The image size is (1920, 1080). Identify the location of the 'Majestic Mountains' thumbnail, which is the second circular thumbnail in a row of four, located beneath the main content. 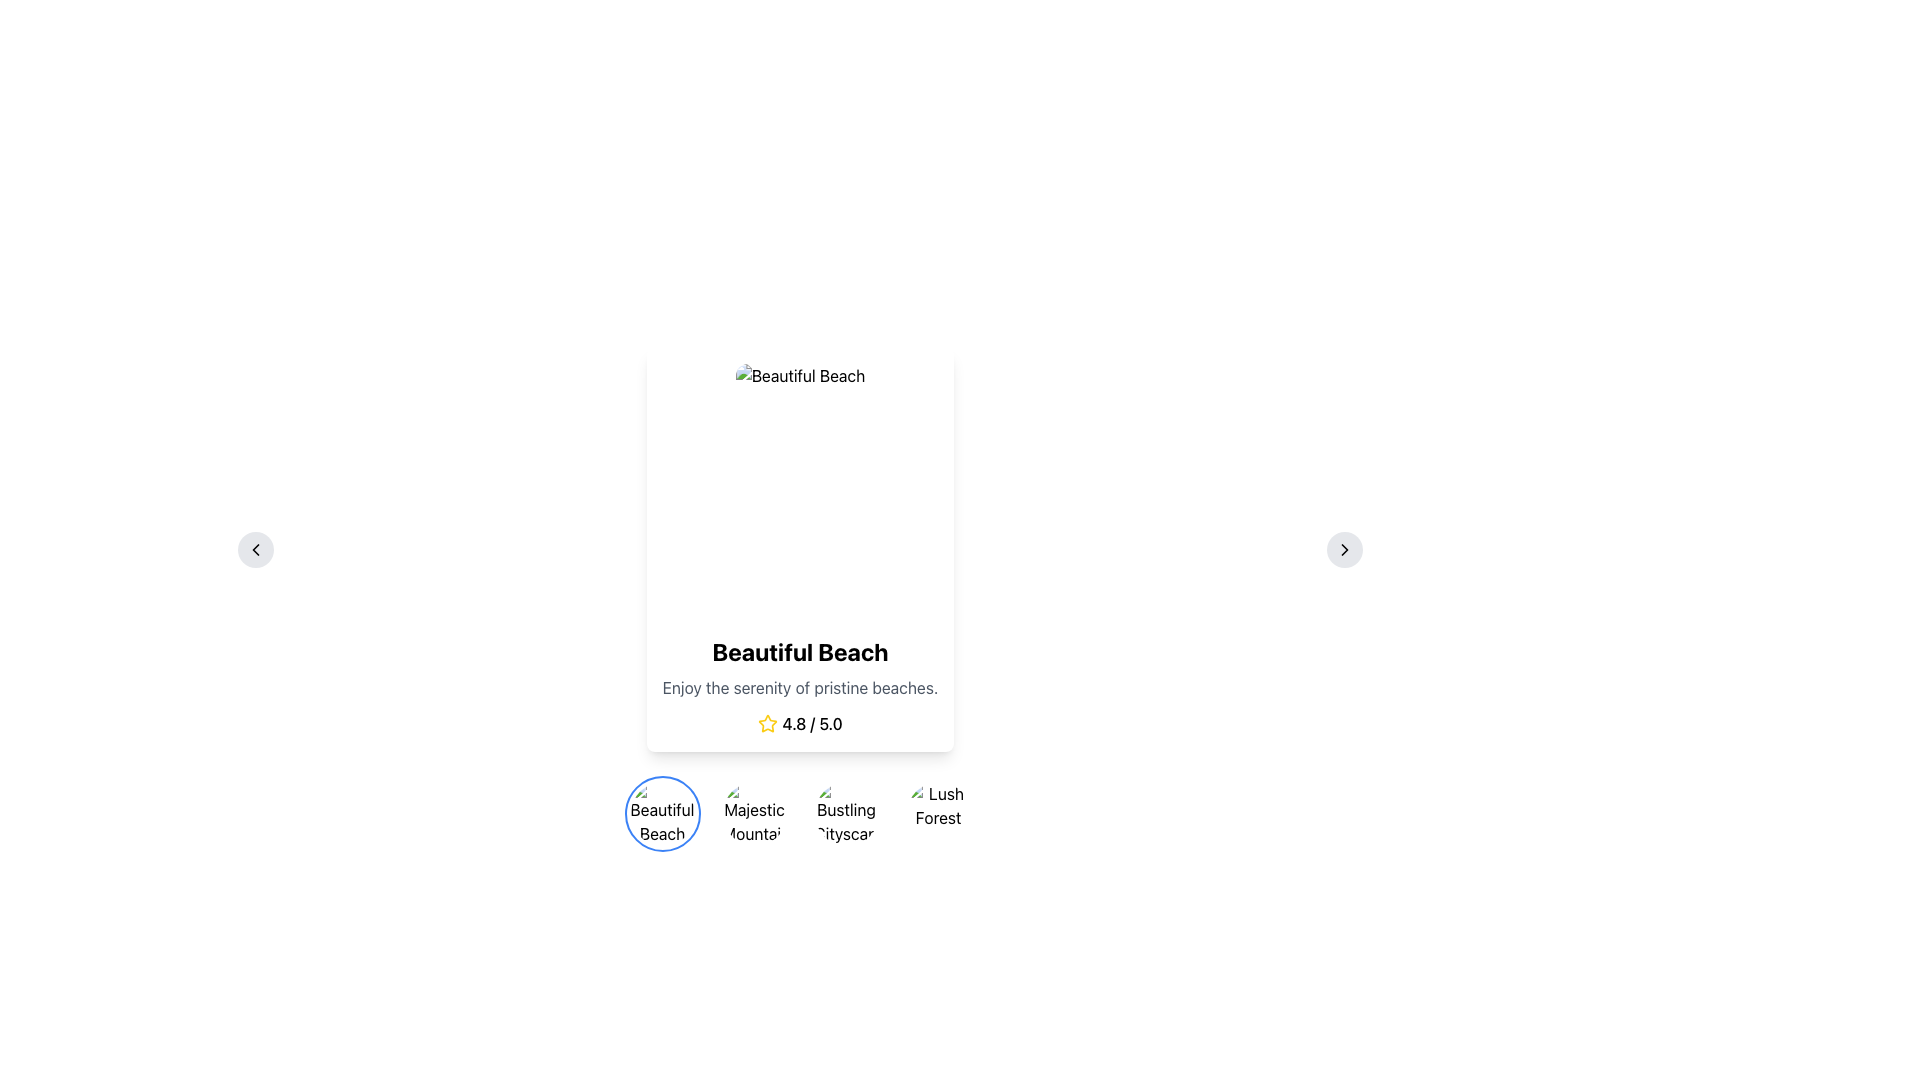
(753, 813).